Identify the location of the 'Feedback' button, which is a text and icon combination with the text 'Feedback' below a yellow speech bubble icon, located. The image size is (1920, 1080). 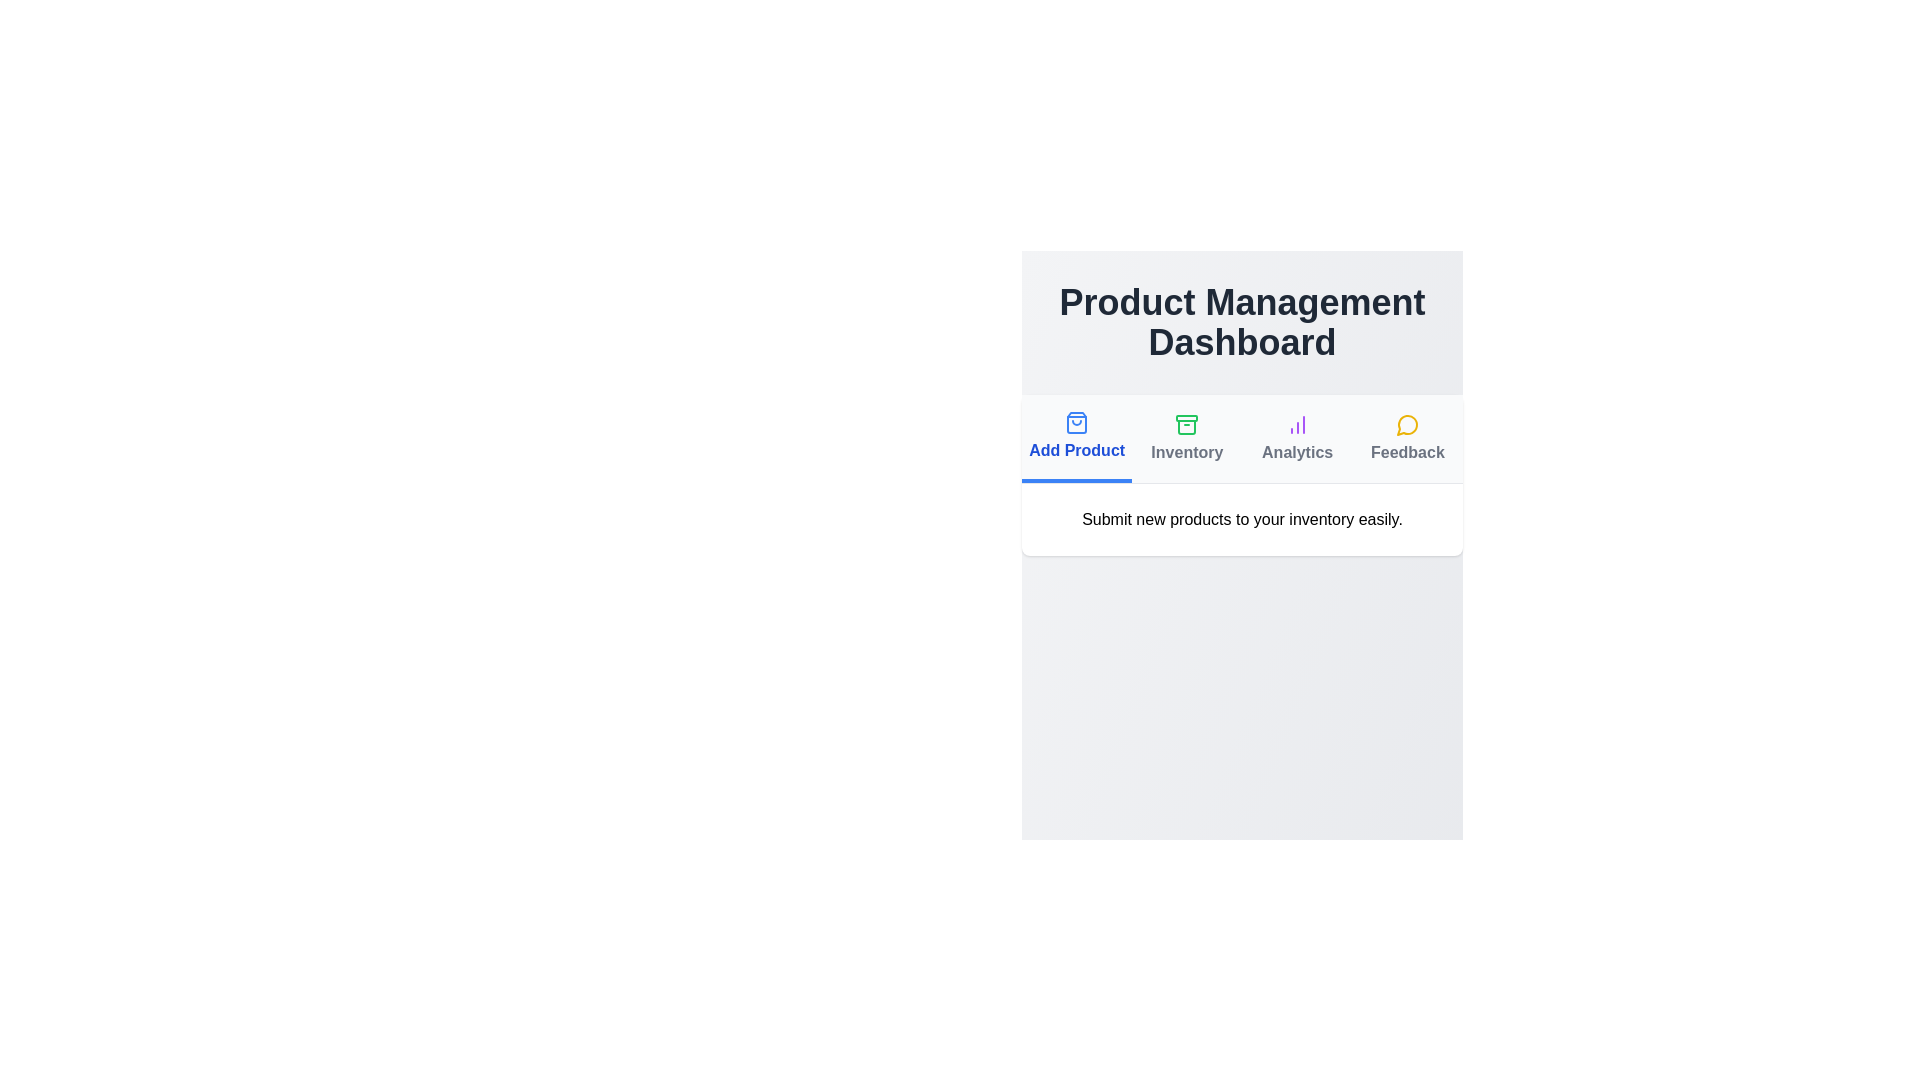
(1406, 438).